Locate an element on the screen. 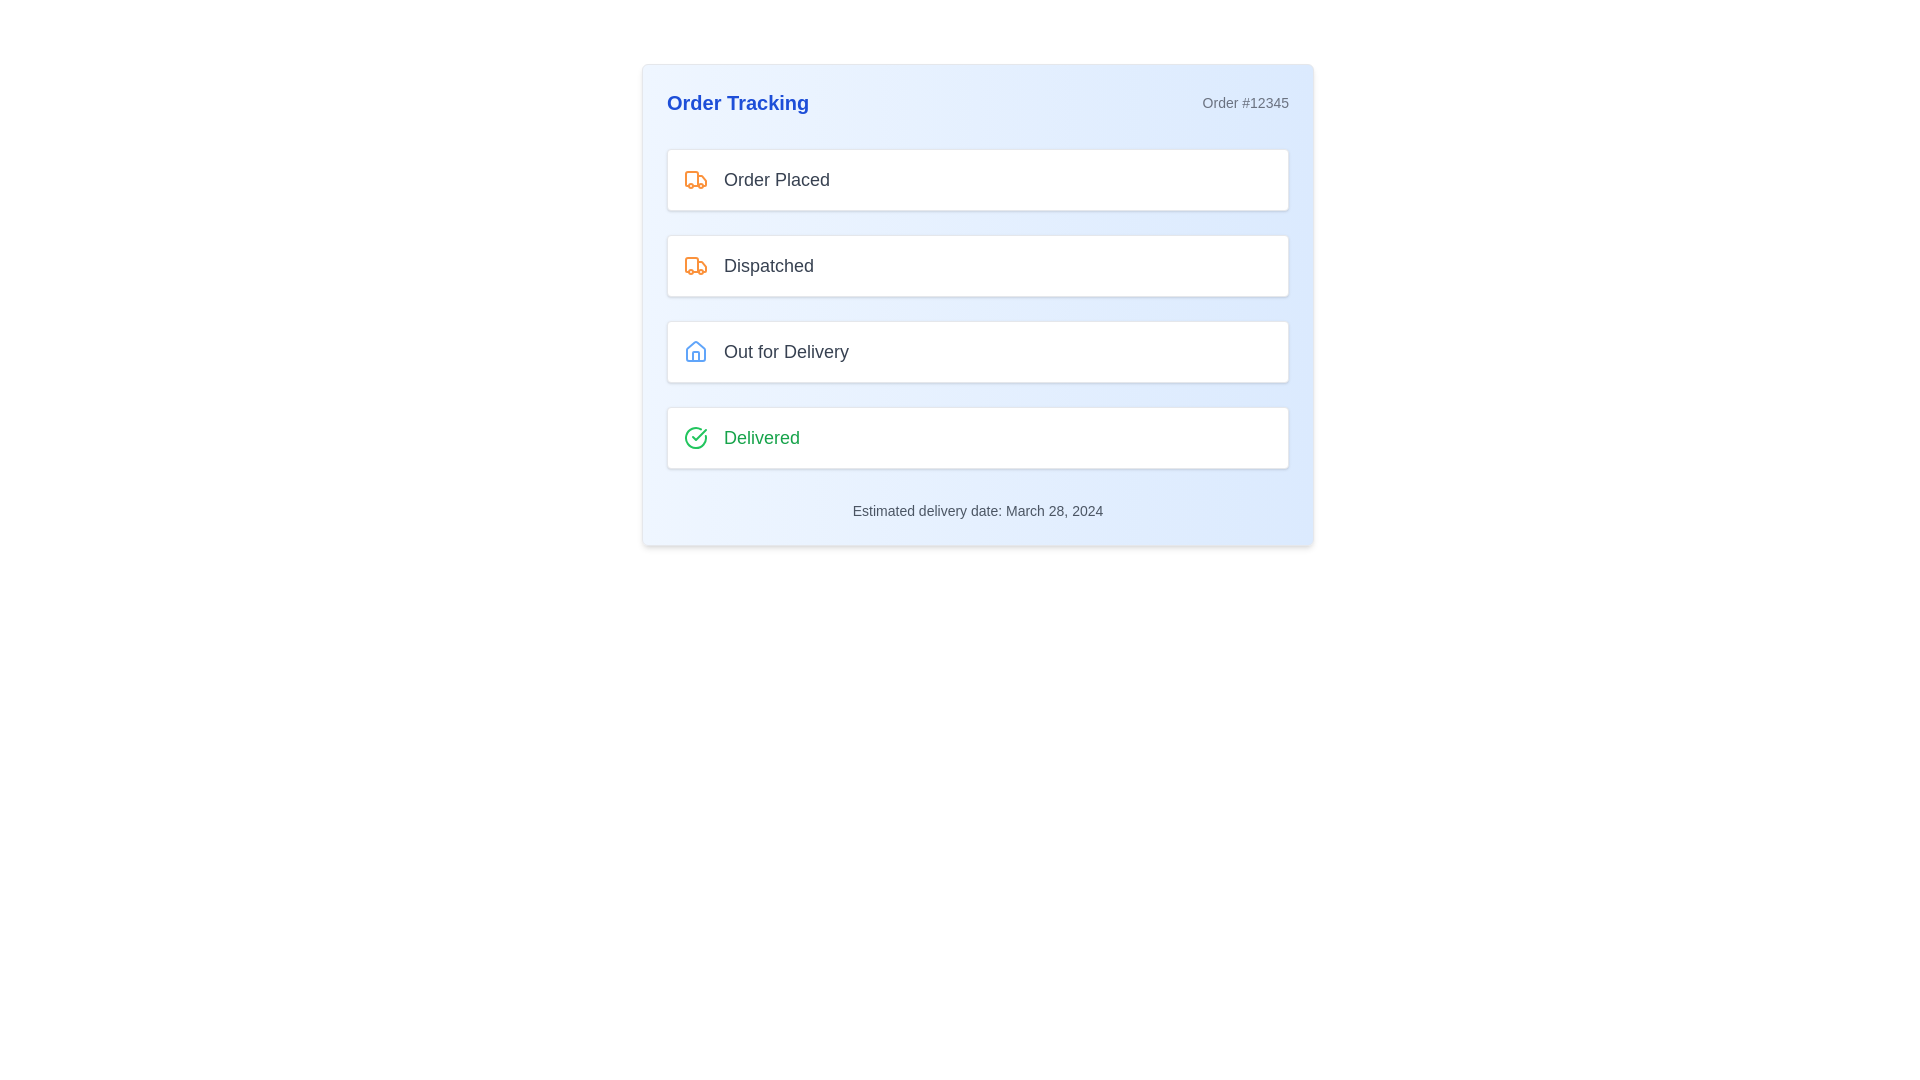  the 'Order Placed' text label, which is styled in gray and located to the right of an orange truck icon within the first item of the order tracking list is located at coordinates (776, 180).